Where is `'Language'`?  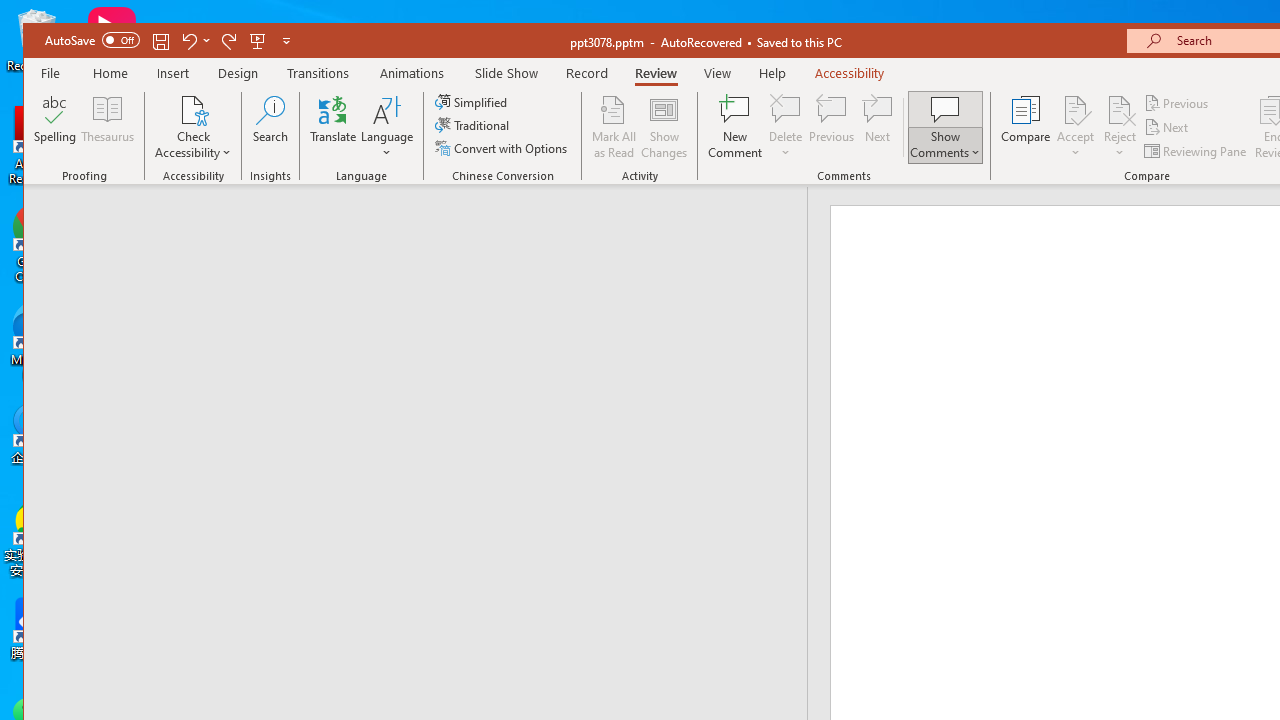
'Language' is located at coordinates (387, 127).